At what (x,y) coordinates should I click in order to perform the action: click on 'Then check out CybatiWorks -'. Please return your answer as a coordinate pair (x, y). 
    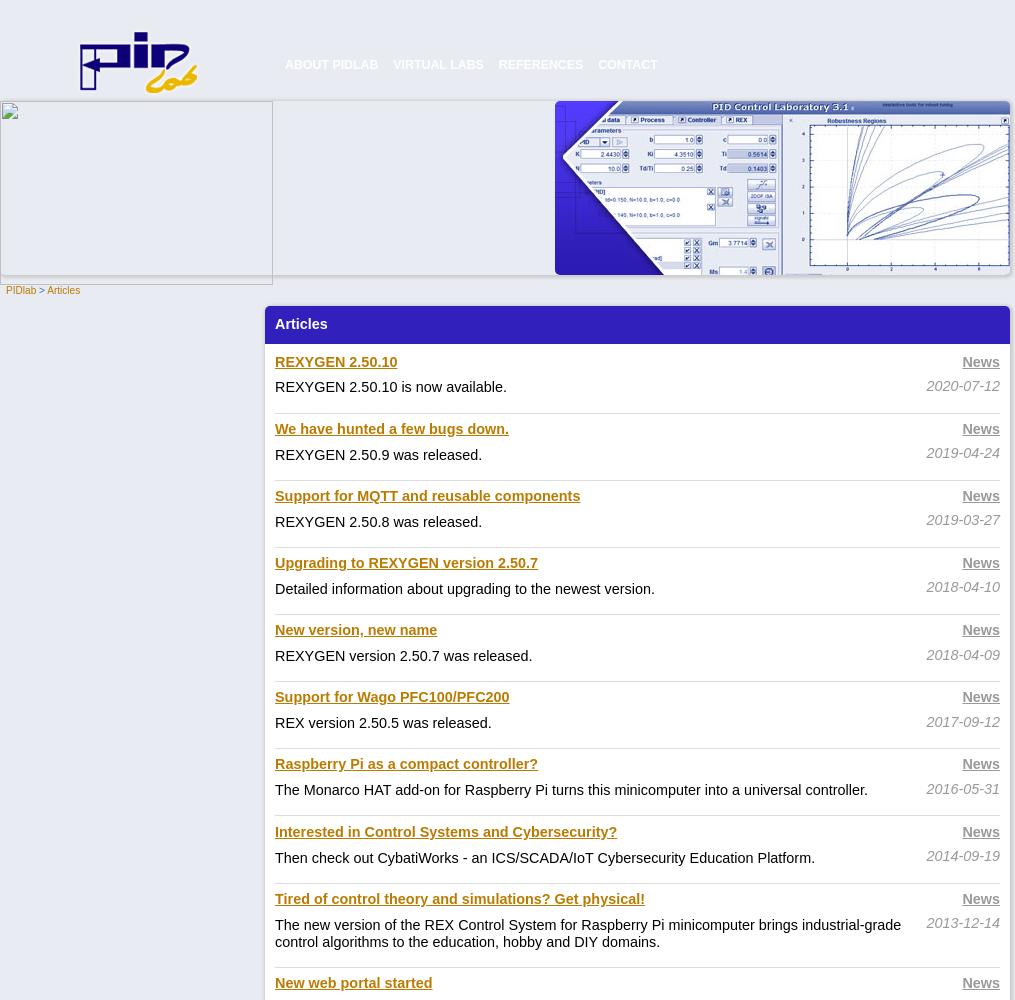
    Looking at the image, I should click on (373, 856).